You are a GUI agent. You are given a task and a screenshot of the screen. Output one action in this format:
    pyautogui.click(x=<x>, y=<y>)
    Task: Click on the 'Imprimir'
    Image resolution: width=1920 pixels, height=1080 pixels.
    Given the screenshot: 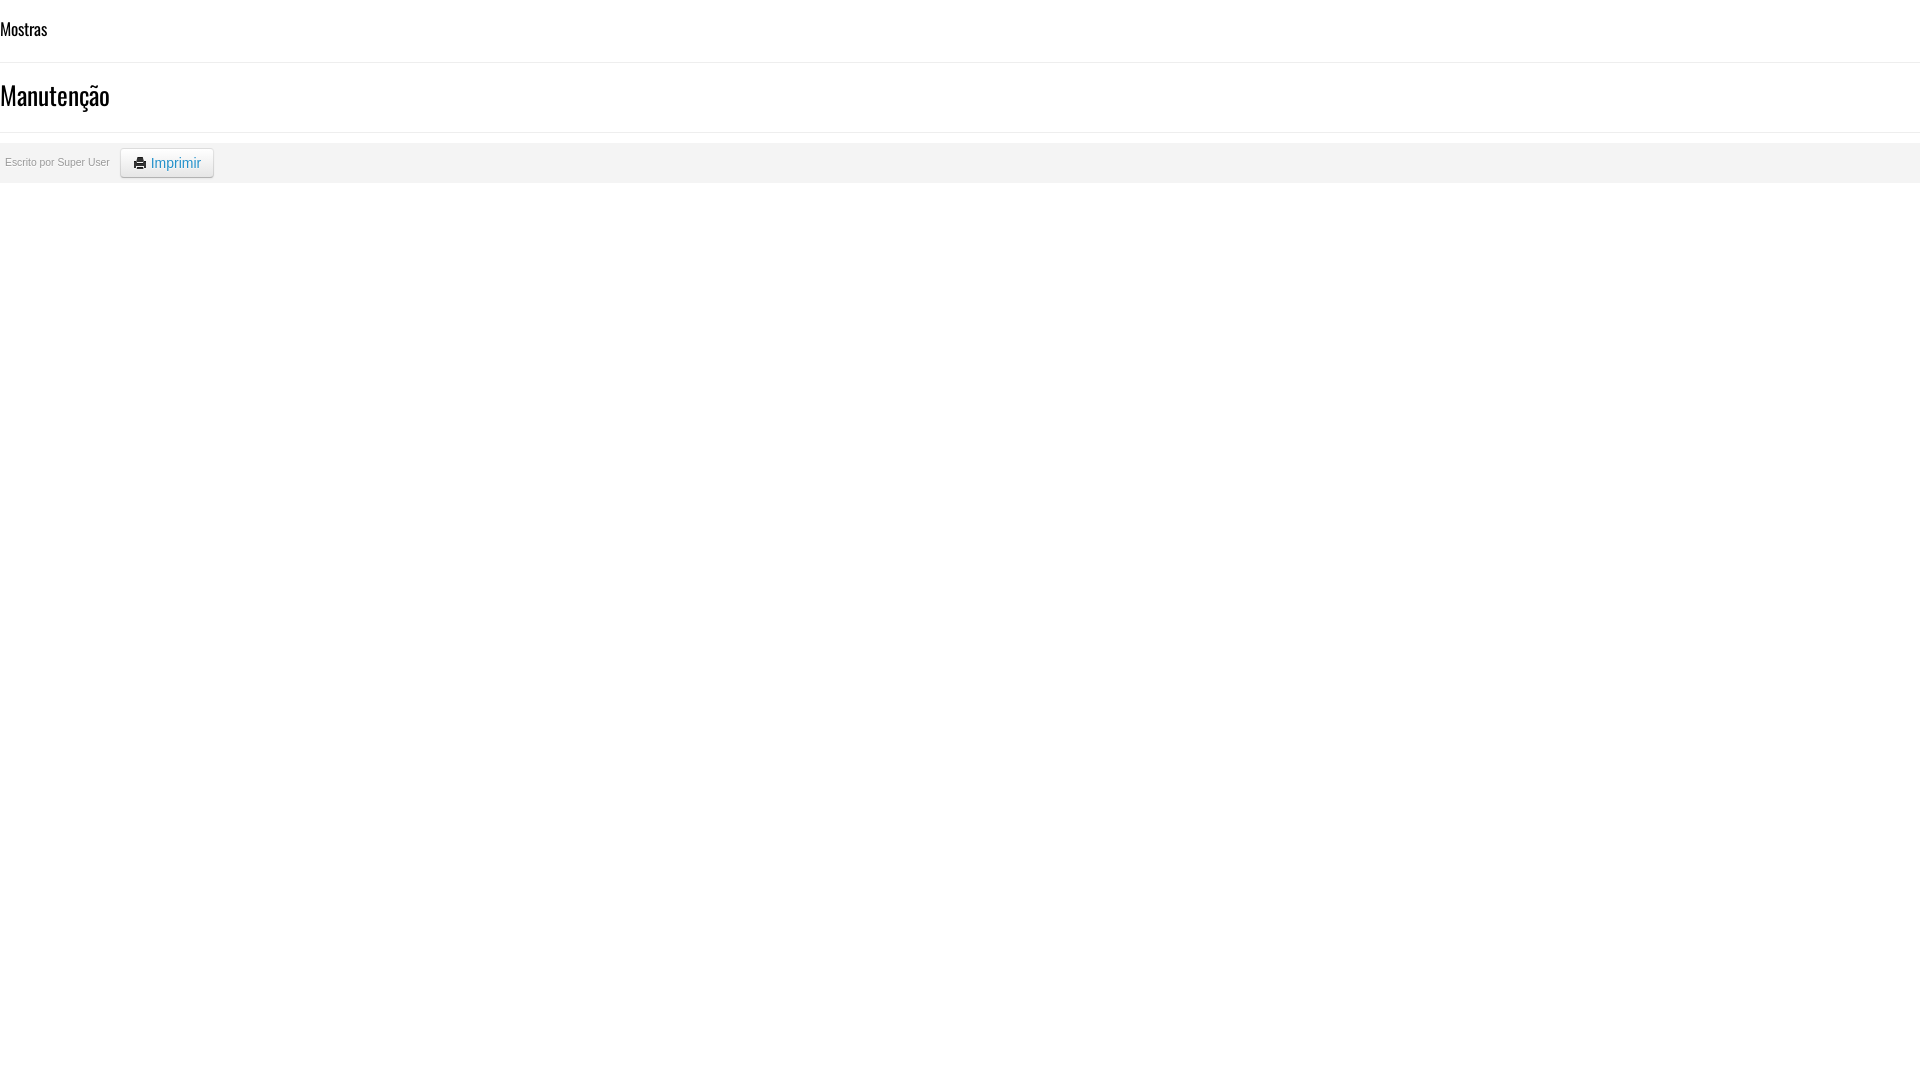 What is the action you would take?
    pyautogui.click(x=167, y=161)
    